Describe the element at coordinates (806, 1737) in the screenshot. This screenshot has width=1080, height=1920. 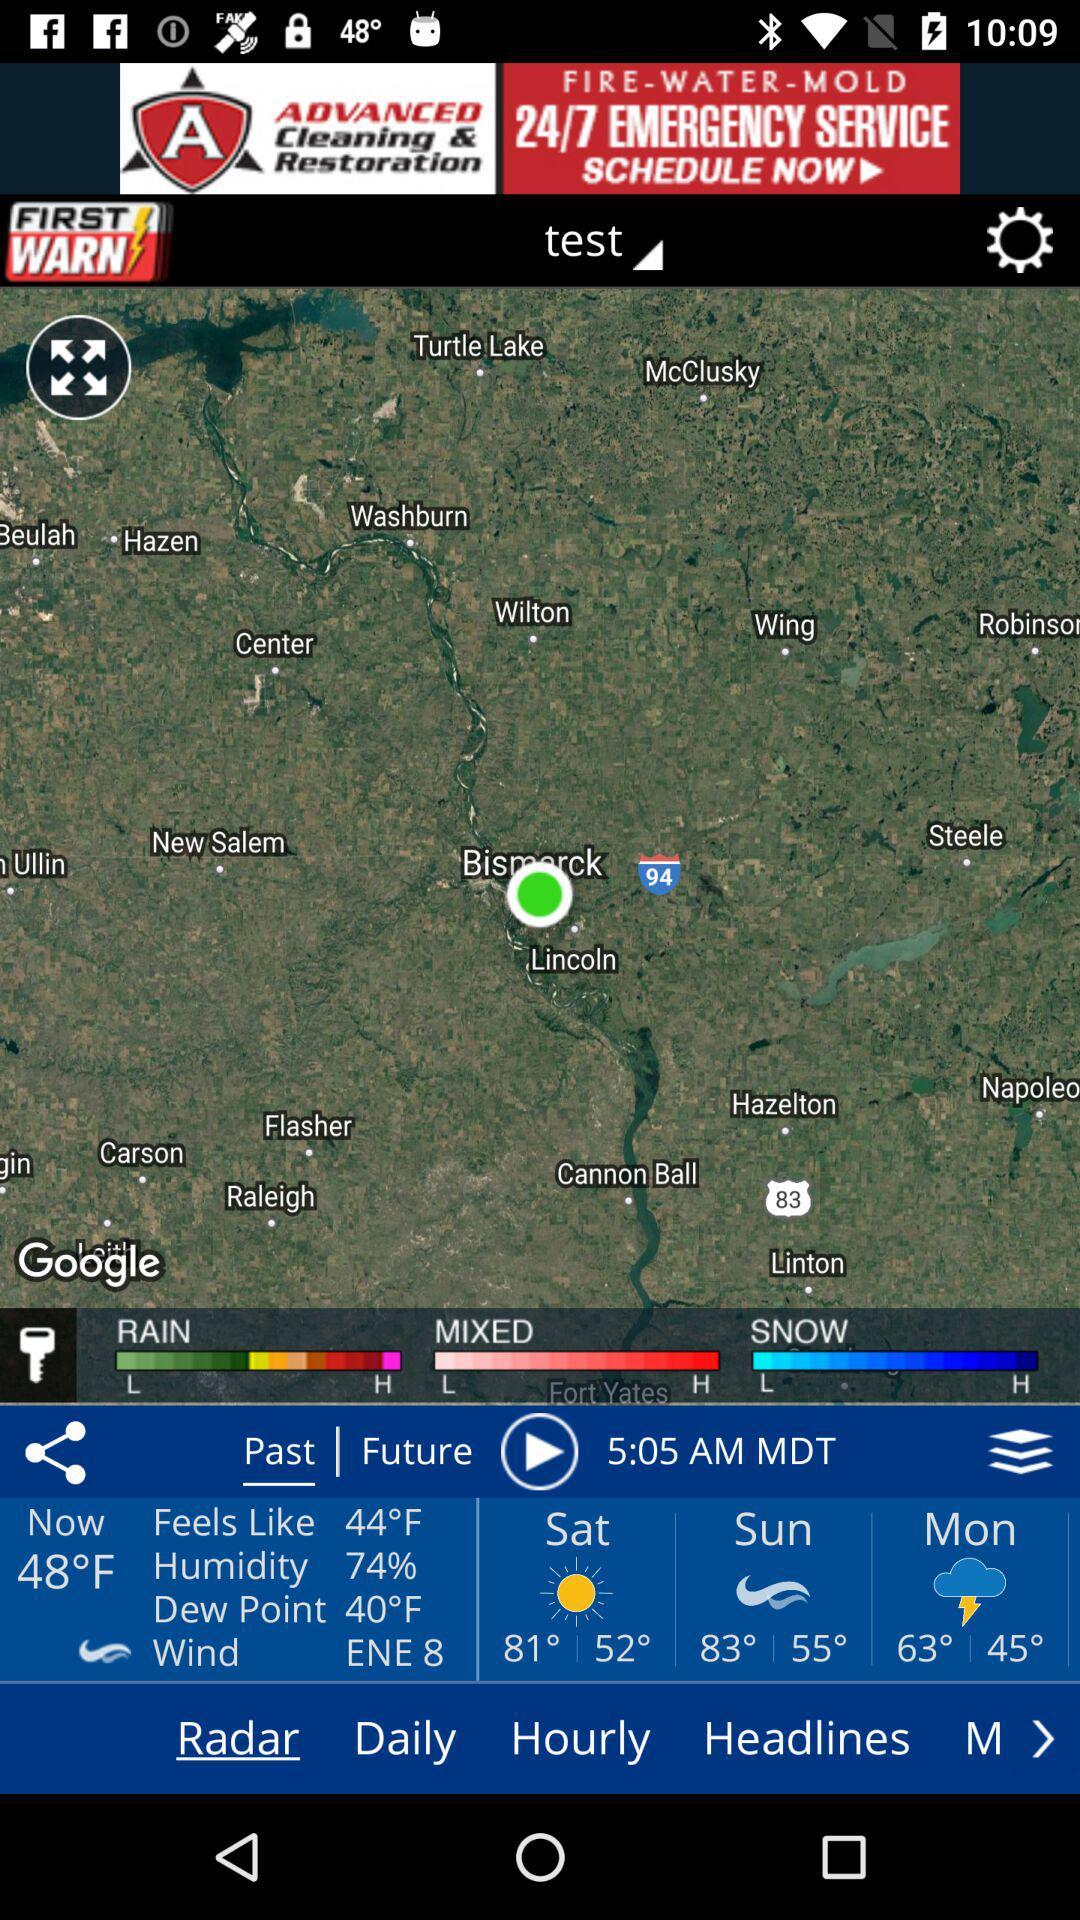
I see `headlines` at that location.